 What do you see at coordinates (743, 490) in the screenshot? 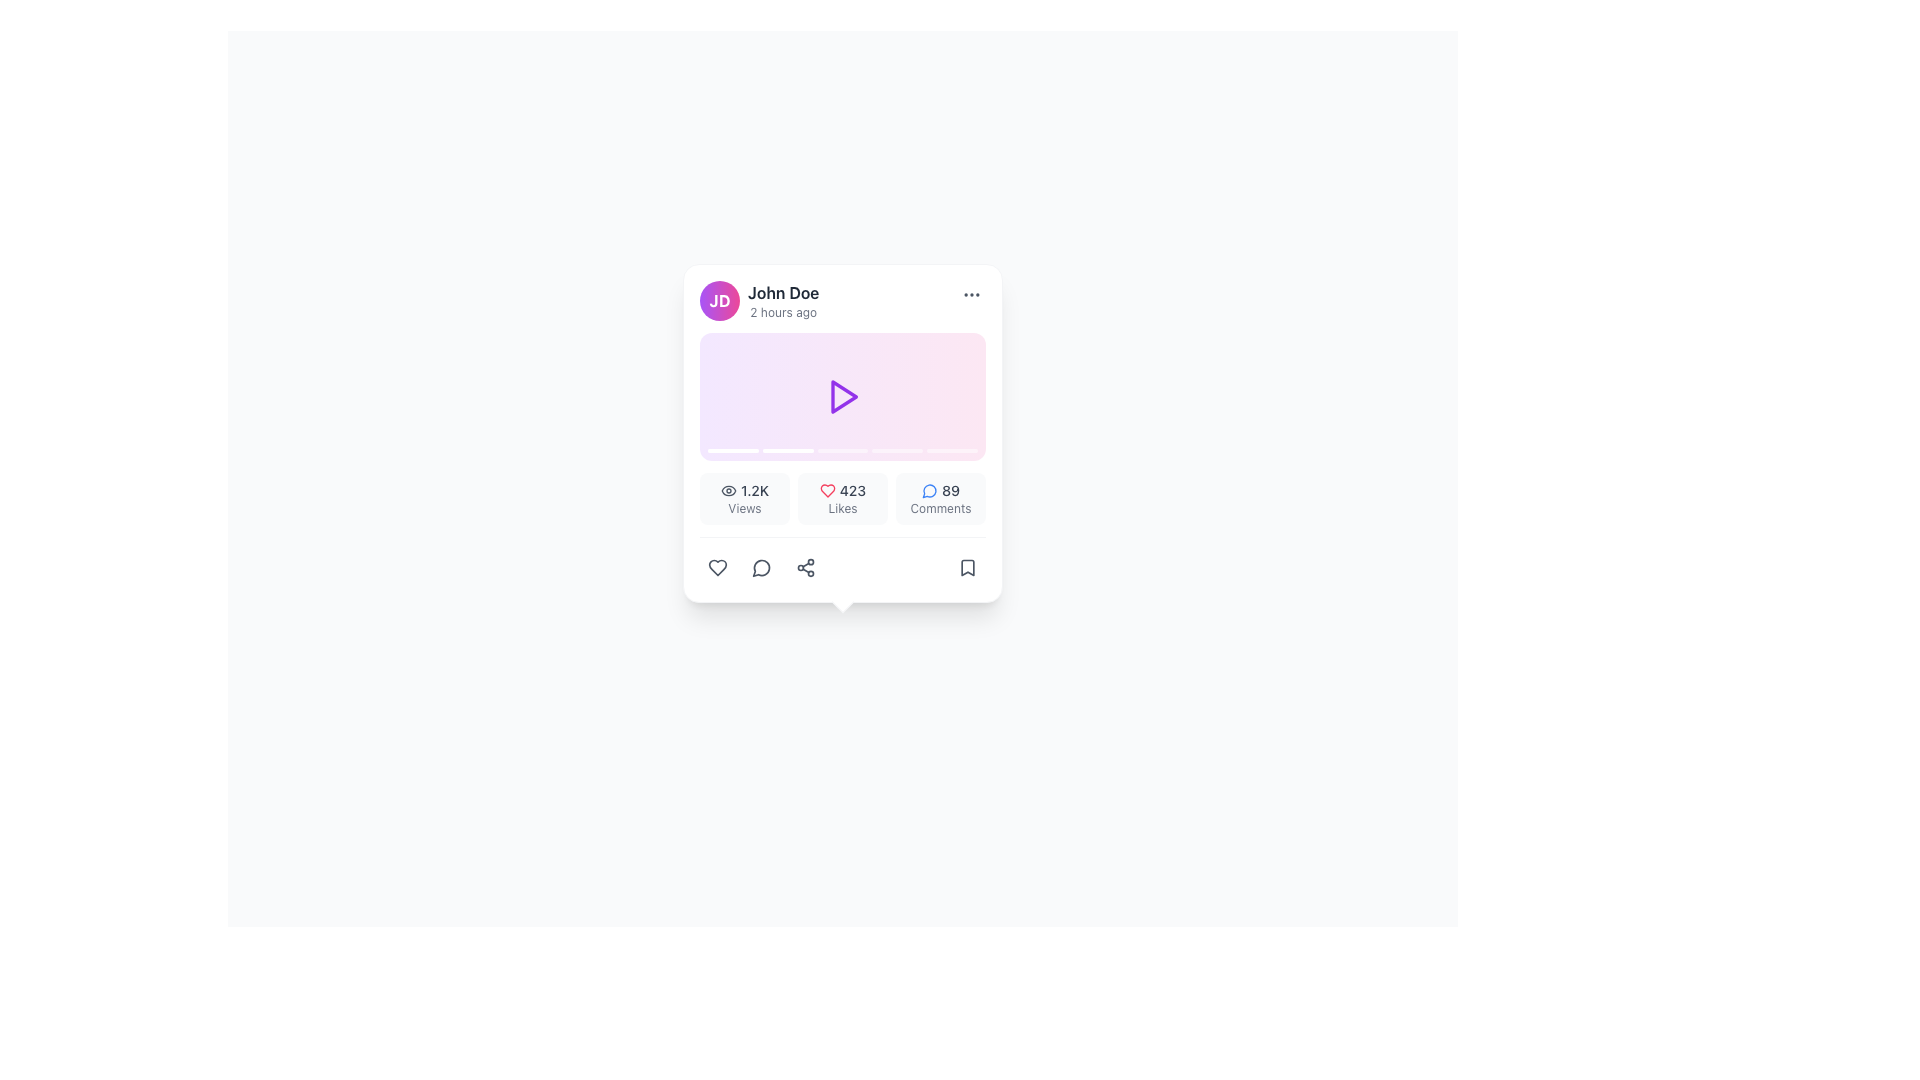
I see `view count information displayed as '1.2K' next to the eye icon in gray font, located beneath the main media content` at bounding box center [743, 490].